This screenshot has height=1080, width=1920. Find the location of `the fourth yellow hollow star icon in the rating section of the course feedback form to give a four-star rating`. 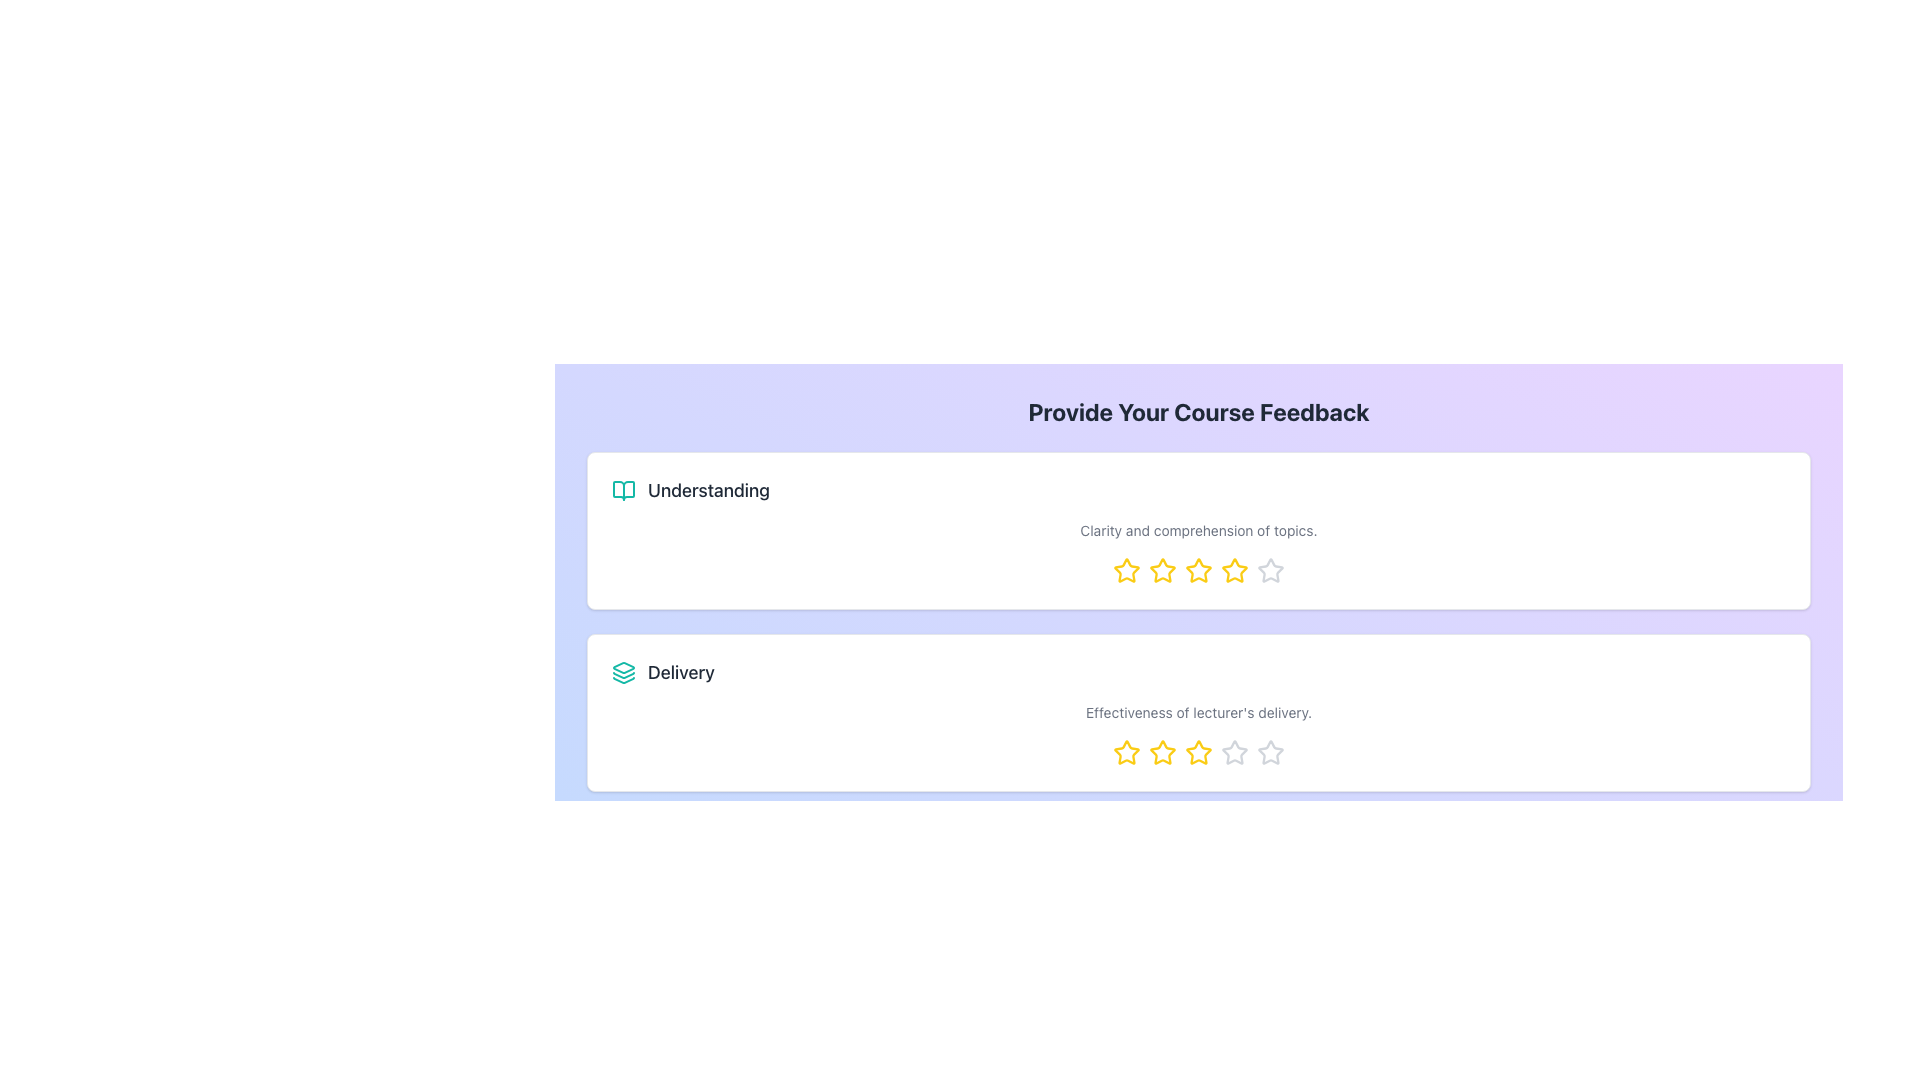

the fourth yellow hollow star icon in the rating section of the course feedback form to give a four-star rating is located at coordinates (1232, 570).